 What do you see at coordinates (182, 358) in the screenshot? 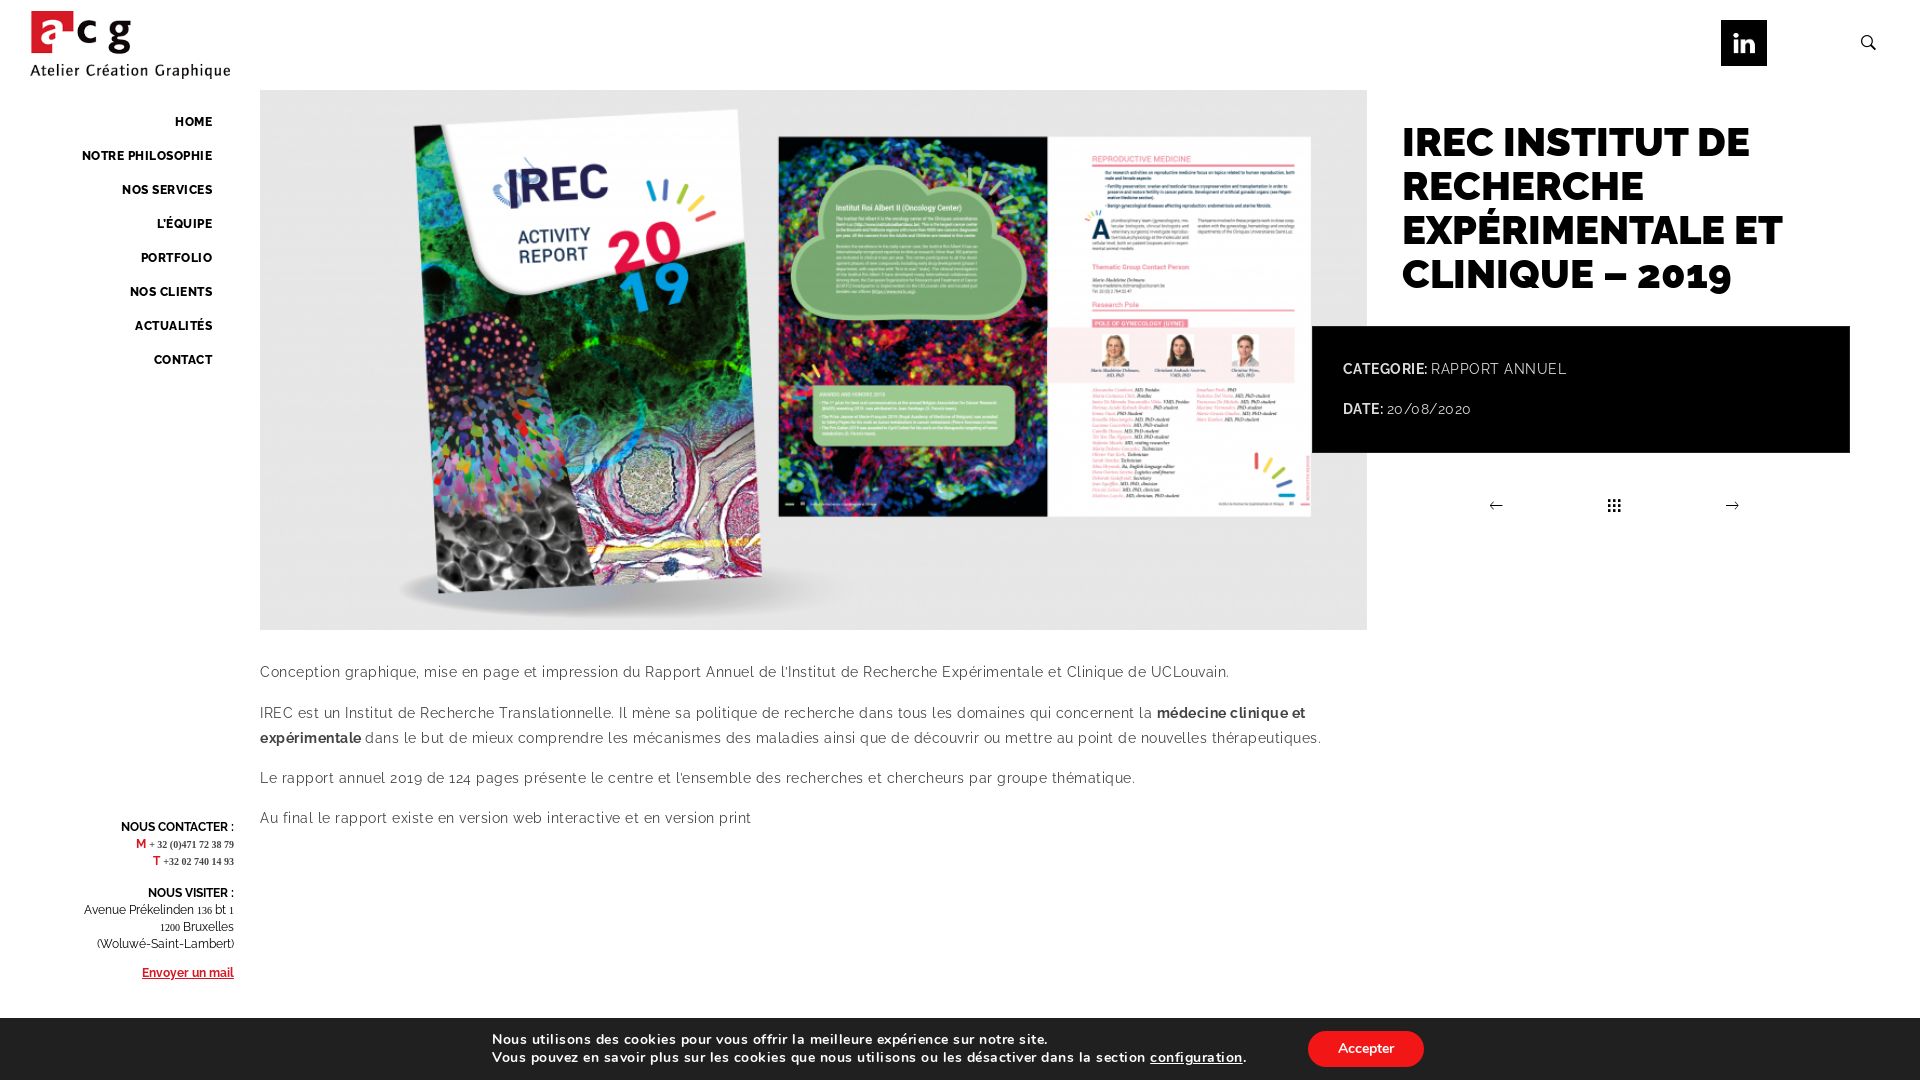
I see `'CONTACT'` at bounding box center [182, 358].